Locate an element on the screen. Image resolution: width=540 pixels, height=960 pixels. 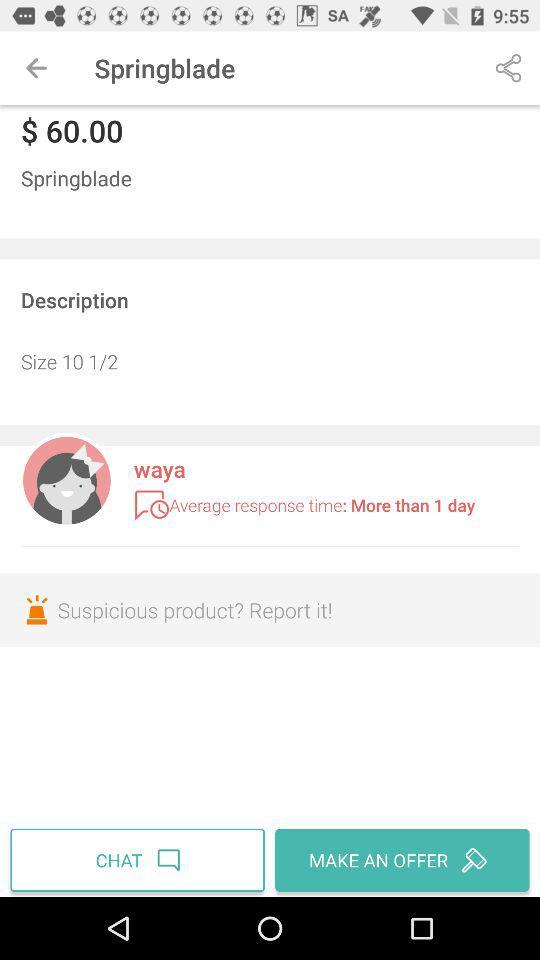
the icon next to waya is located at coordinates (66, 478).